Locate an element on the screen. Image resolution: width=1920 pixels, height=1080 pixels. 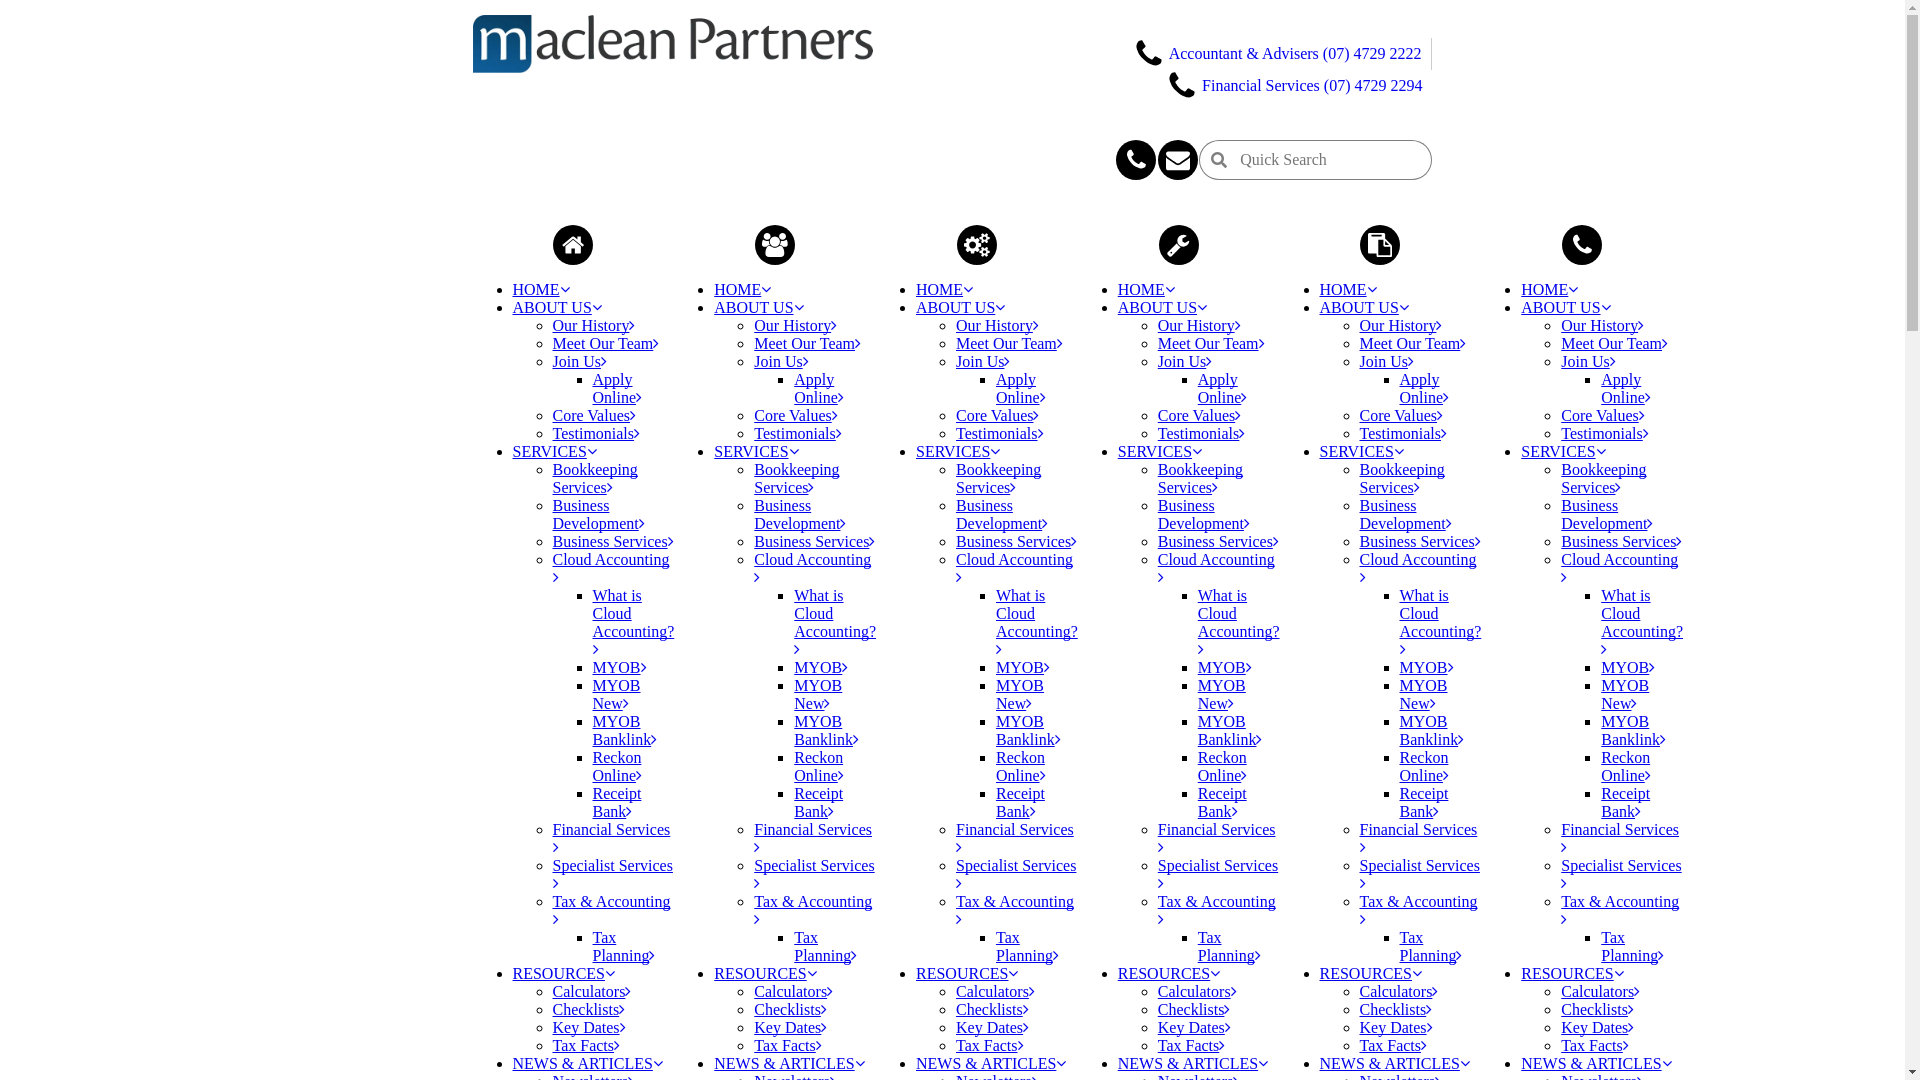
'What is Cloud Accounting?' is located at coordinates (632, 621).